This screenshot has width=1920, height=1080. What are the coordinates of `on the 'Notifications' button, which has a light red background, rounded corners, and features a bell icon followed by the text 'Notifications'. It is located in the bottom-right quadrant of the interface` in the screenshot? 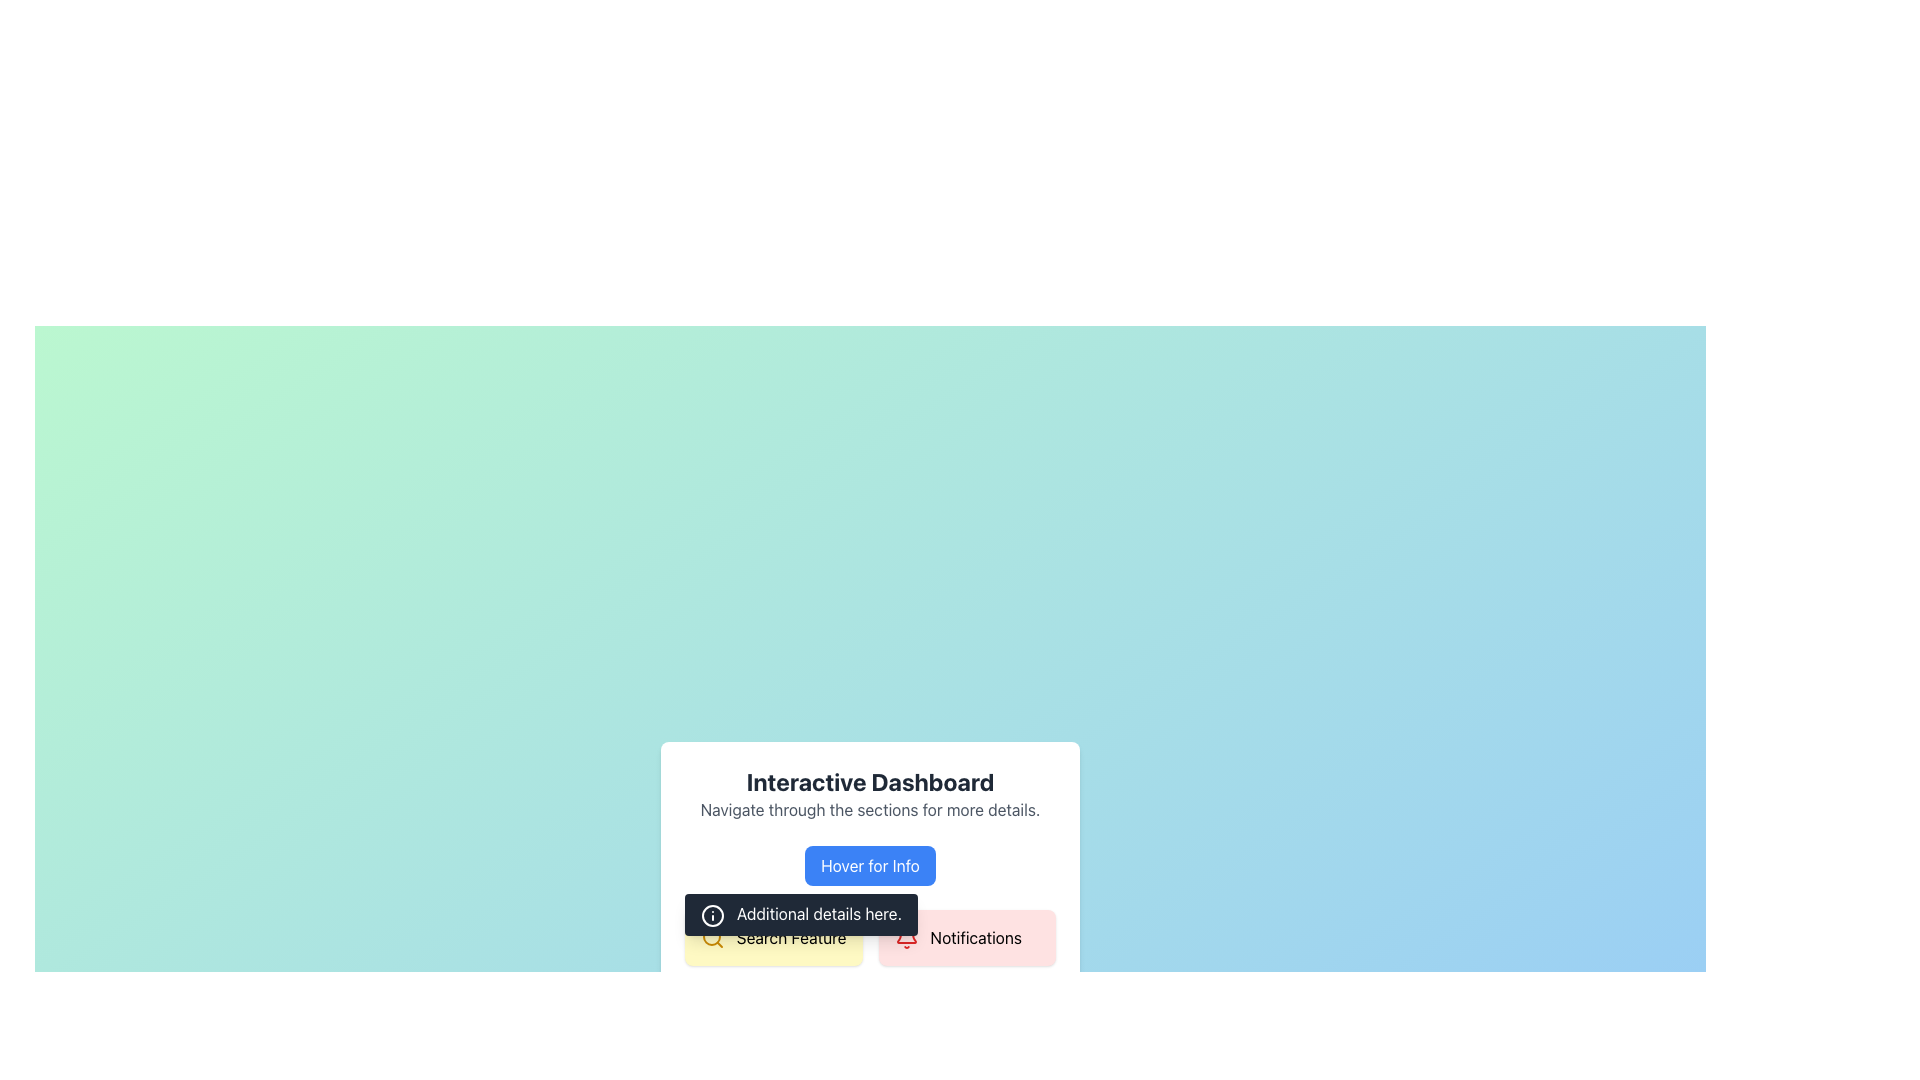 It's located at (967, 937).